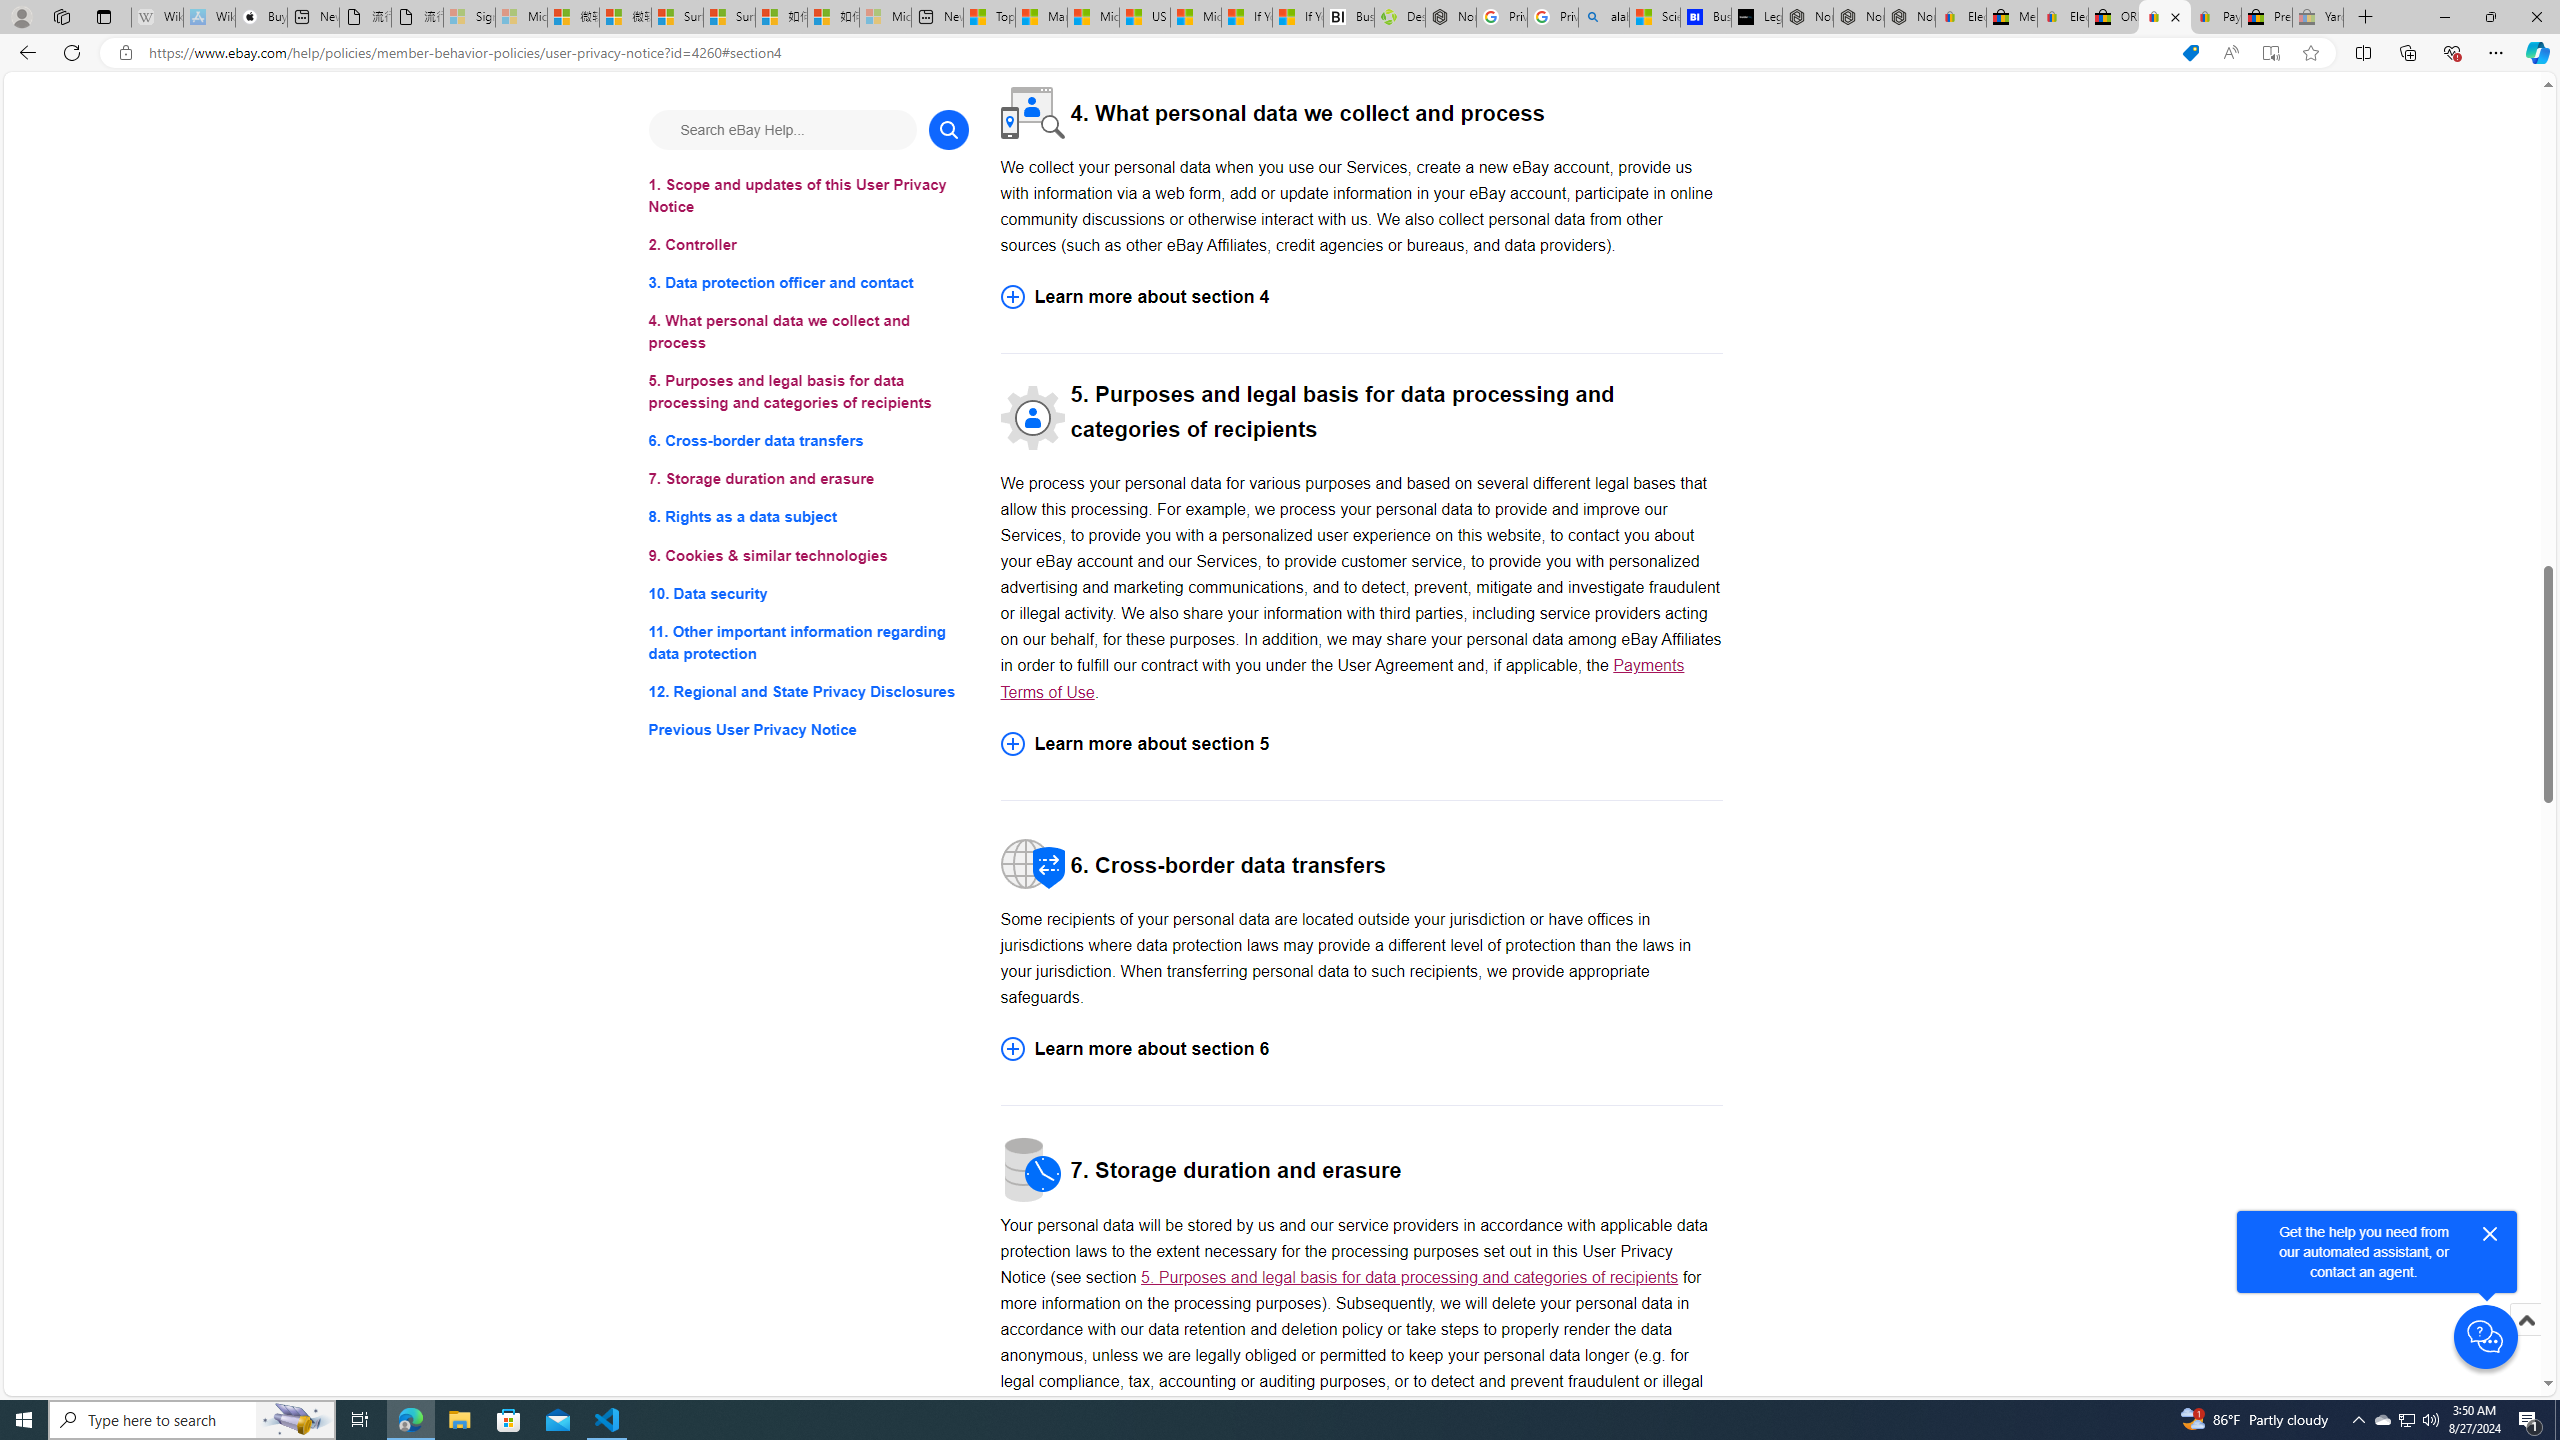 This screenshot has width=2560, height=1440. What do you see at coordinates (807, 478) in the screenshot?
I see `'7. Storage duration and erasure'` at bounding box center [807, 478].